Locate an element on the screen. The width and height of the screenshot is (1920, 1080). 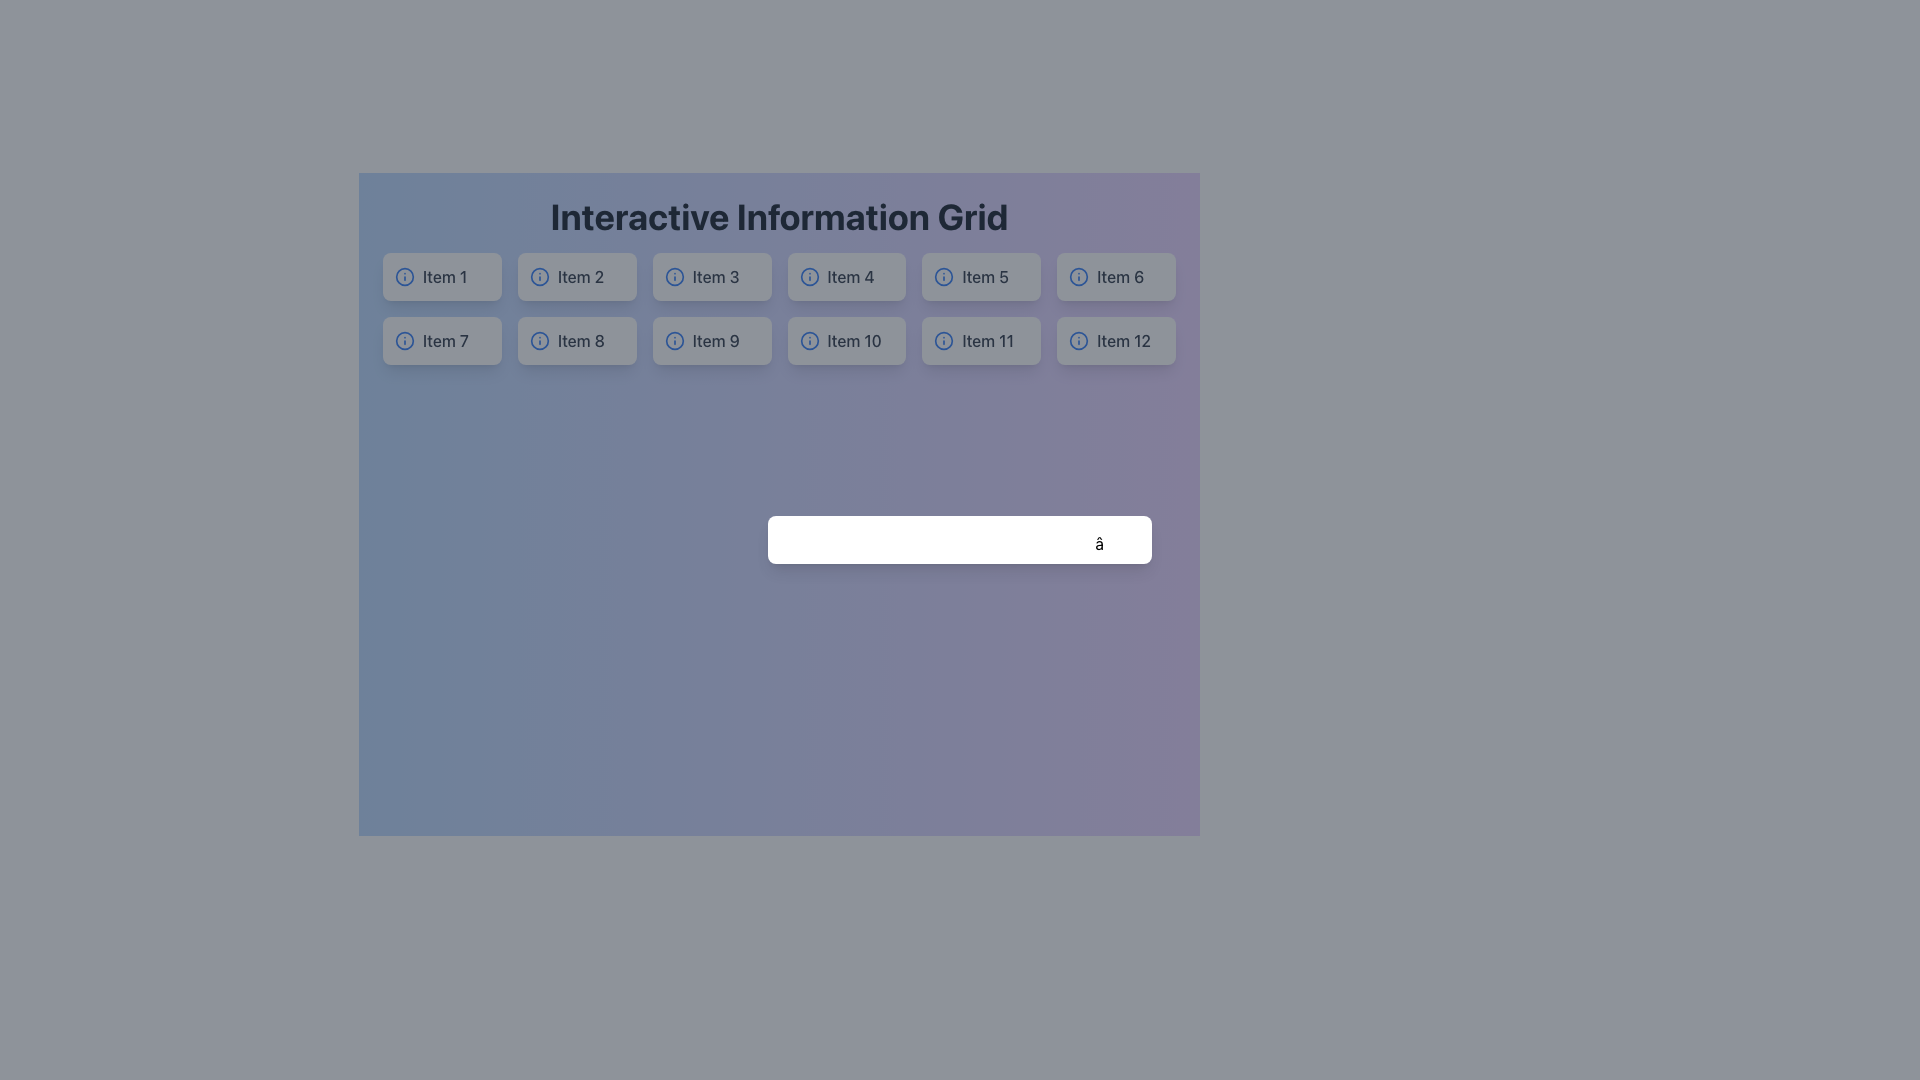
the informational text element labeled 'Item 8' with a blue information icon is located at coordinates (576, 339).